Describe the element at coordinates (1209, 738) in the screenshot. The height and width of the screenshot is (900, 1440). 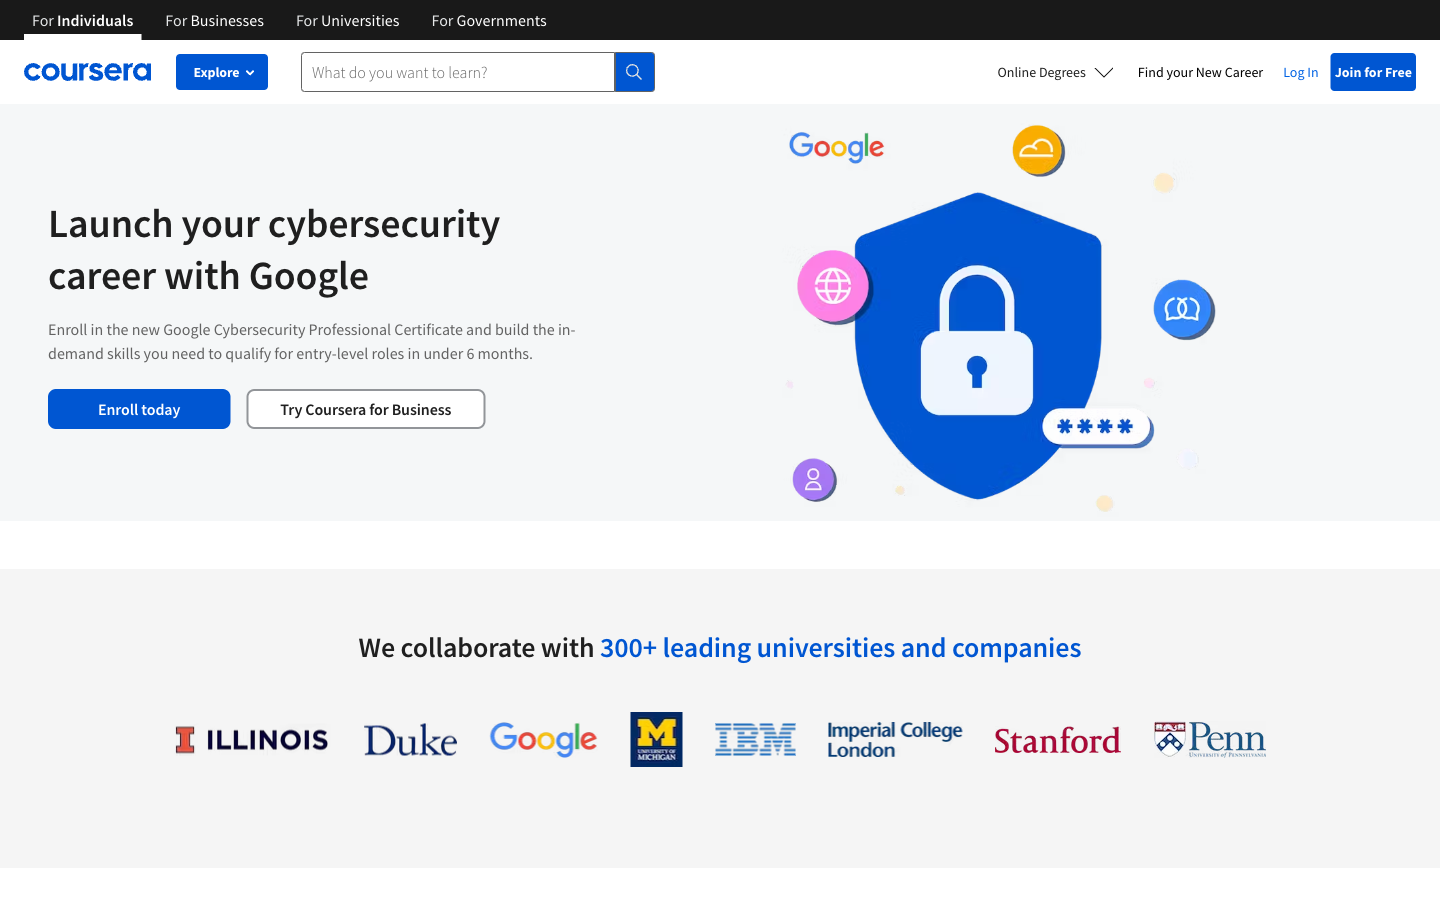
I see `View information about University of Pennsylvania` at that location.